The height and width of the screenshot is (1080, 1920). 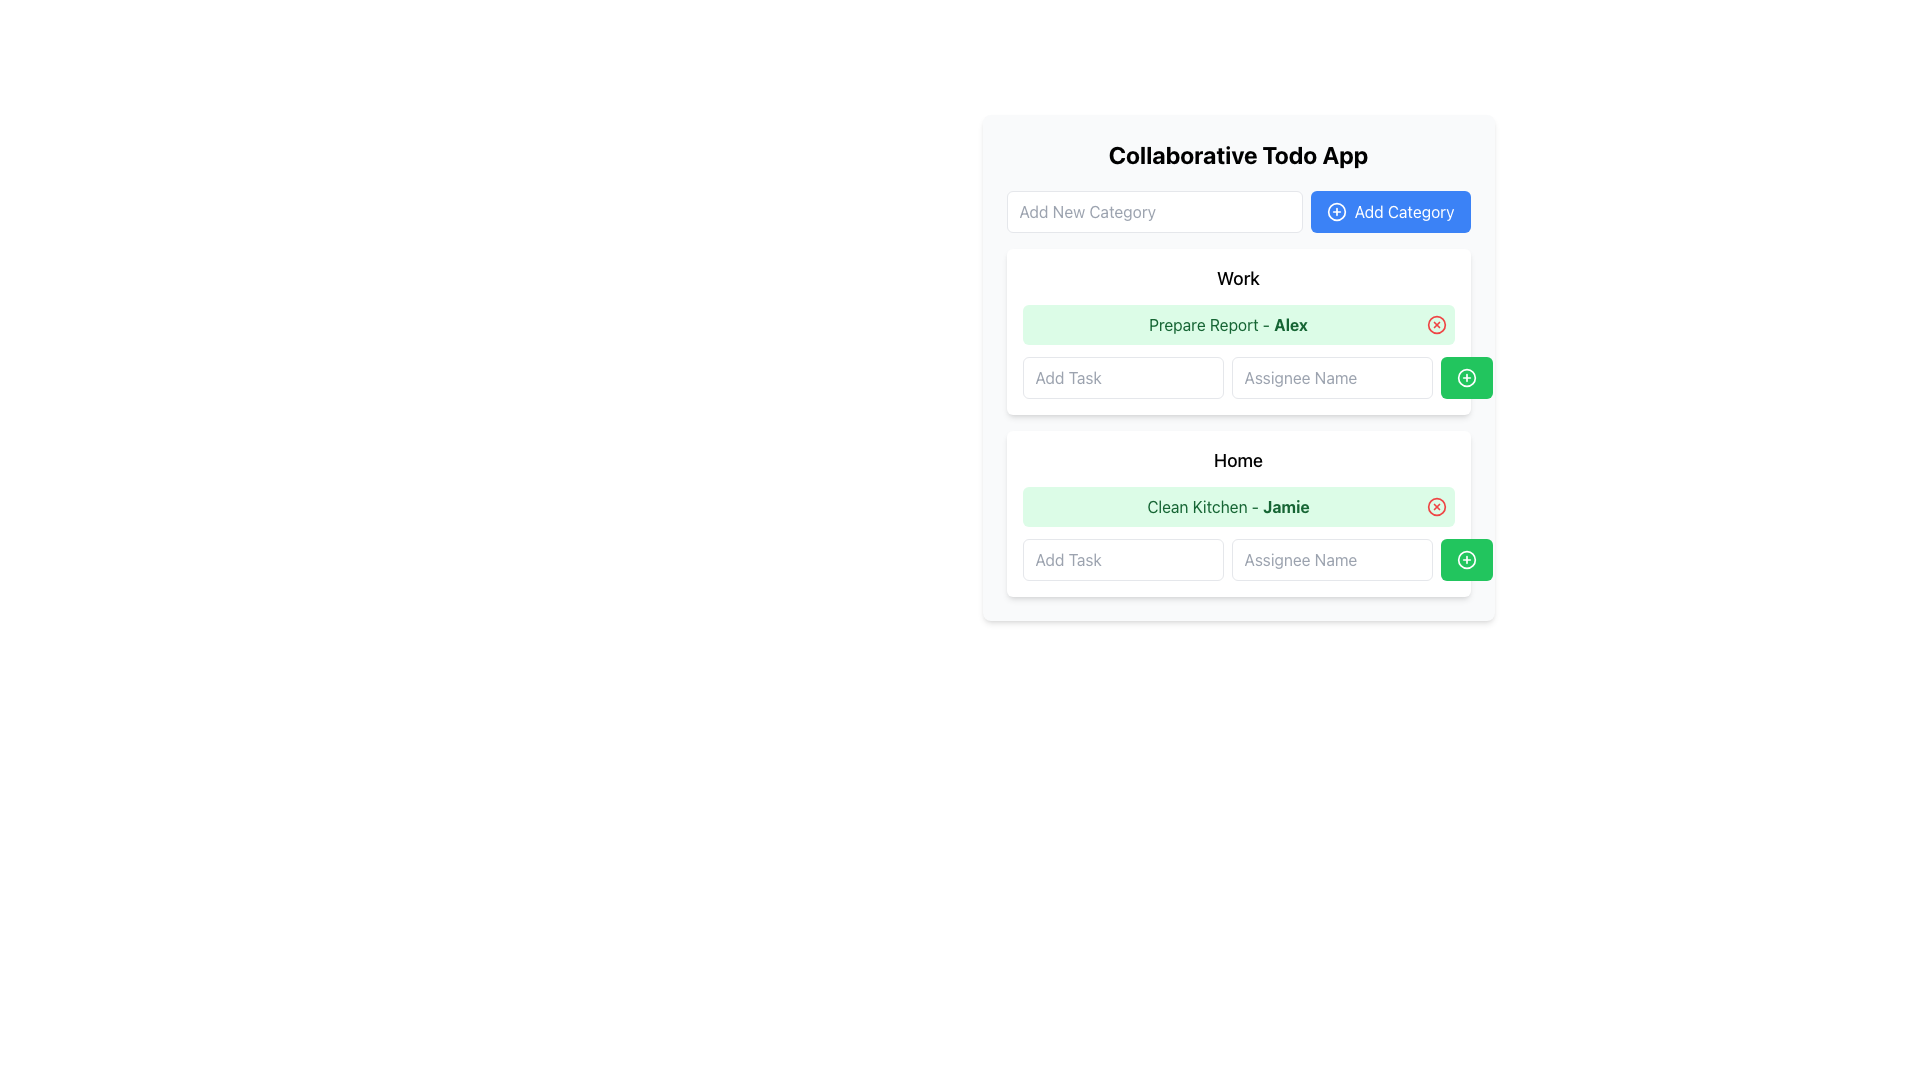 What do you see at coordinates (1291, 323) in the screenshot?
I see `the text label displaying 'Alex', which is styled in a bold green font and is part of the task card 'Prepare Report - Alex' located in the 'Work' section` at bounding box center [1291, 323].